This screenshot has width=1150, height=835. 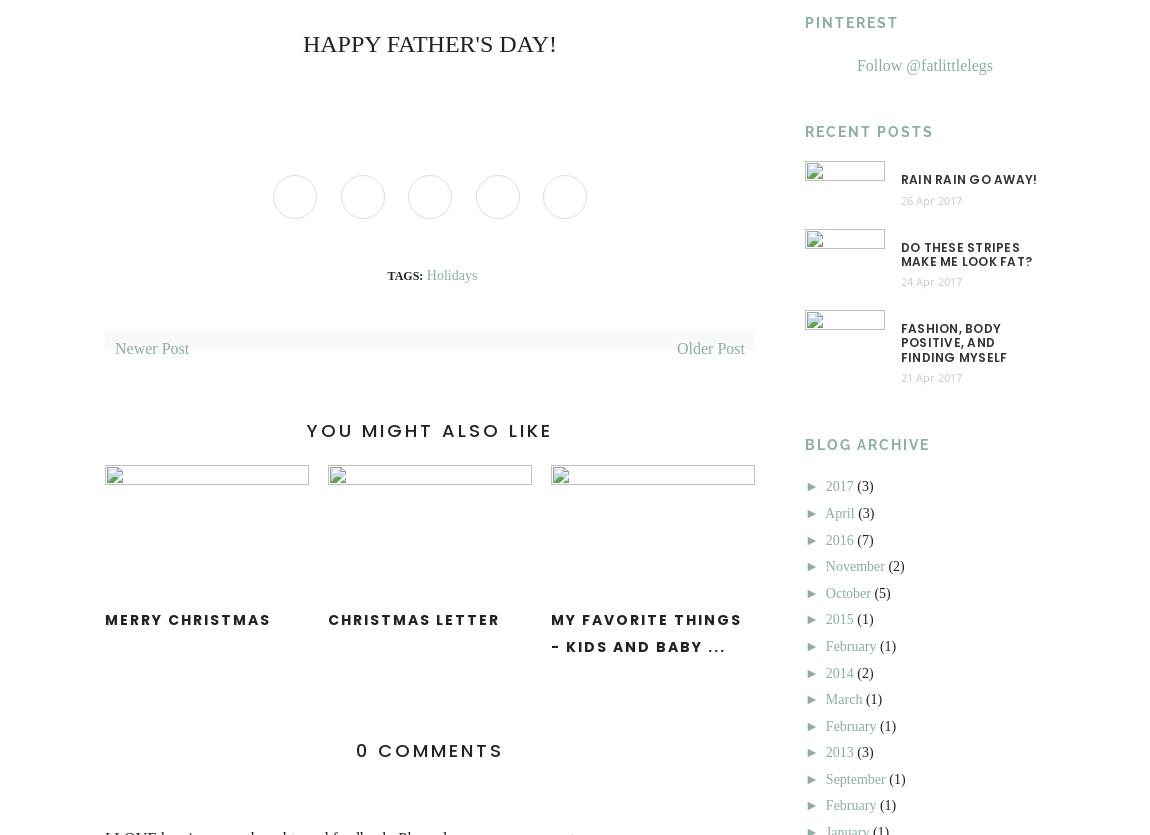 I want to click on 'My Favorite Things - Kids and Baby ...', so click(x=645, y=632).